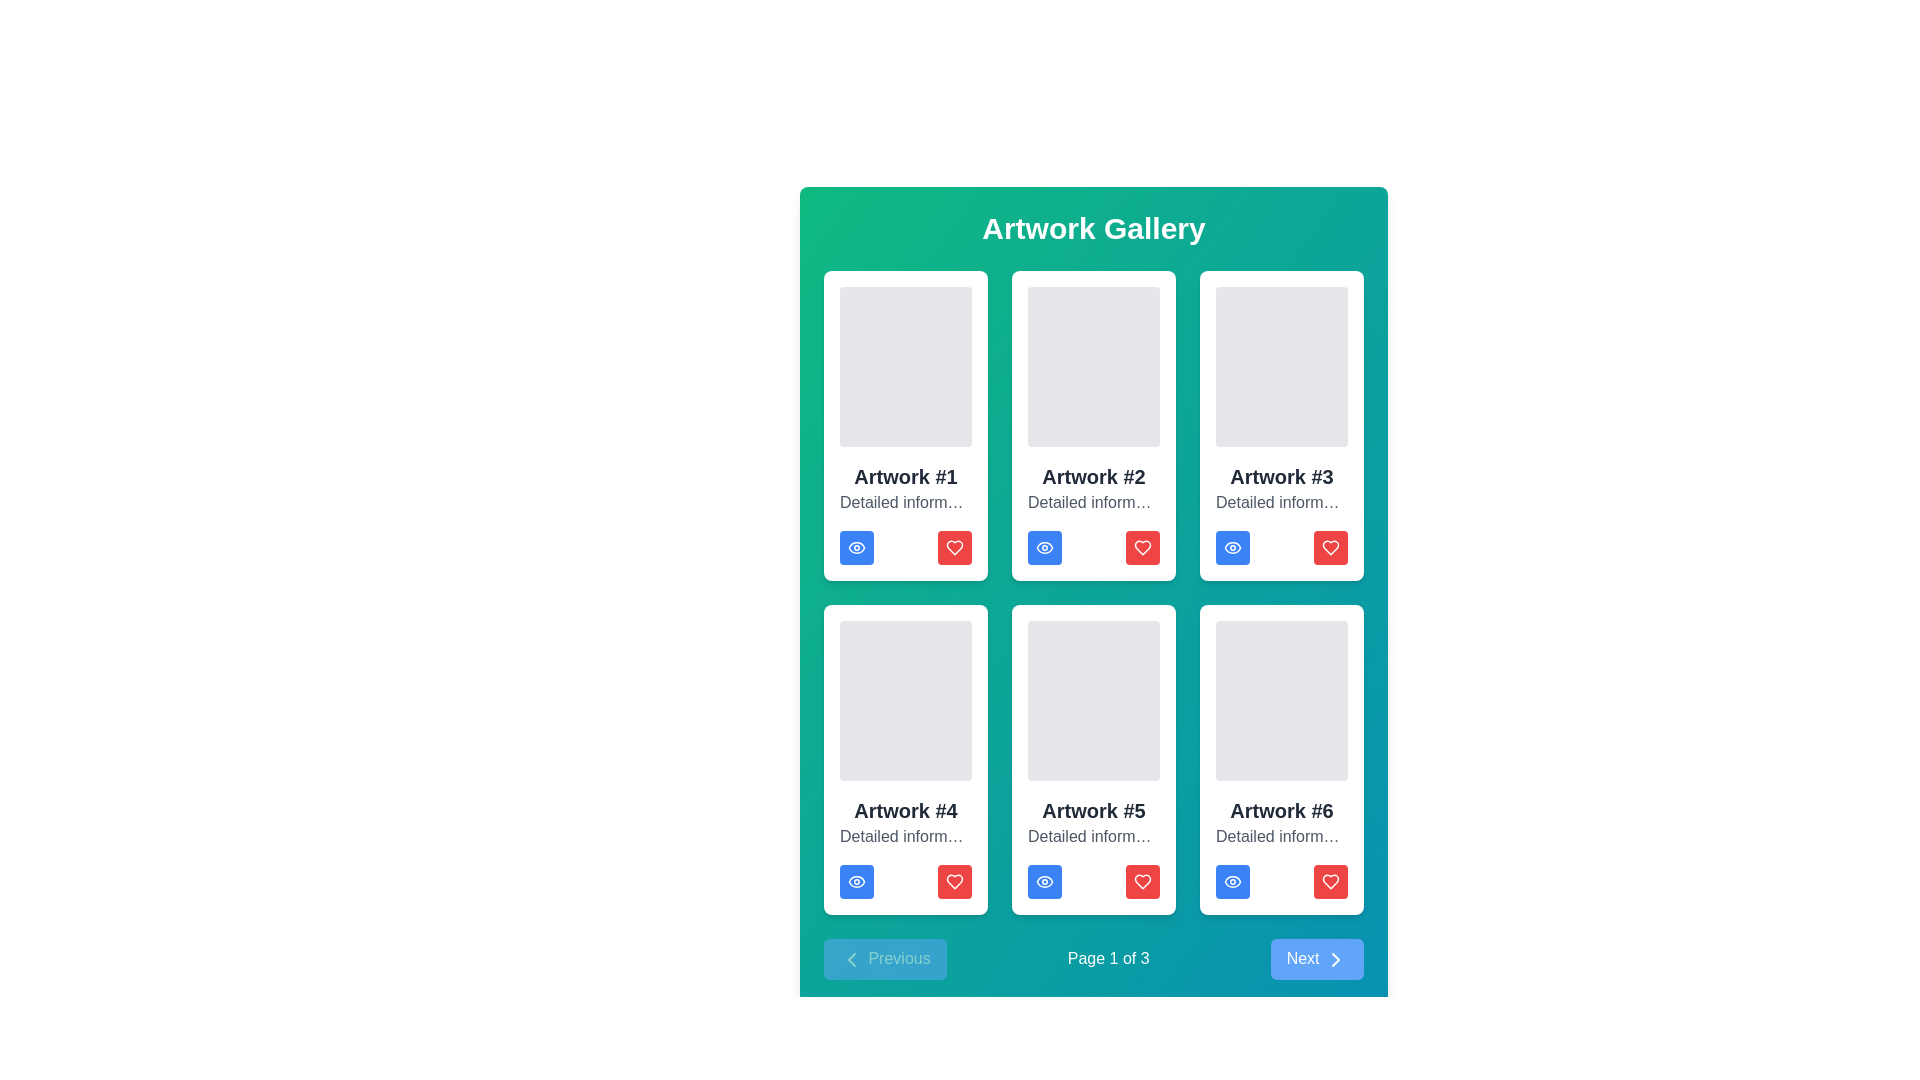 Image resolution: width=1920 pixels, height=1080 pixels. I want to click on the 'view' button located beneath 'Artwork #1', so click(857, 547).